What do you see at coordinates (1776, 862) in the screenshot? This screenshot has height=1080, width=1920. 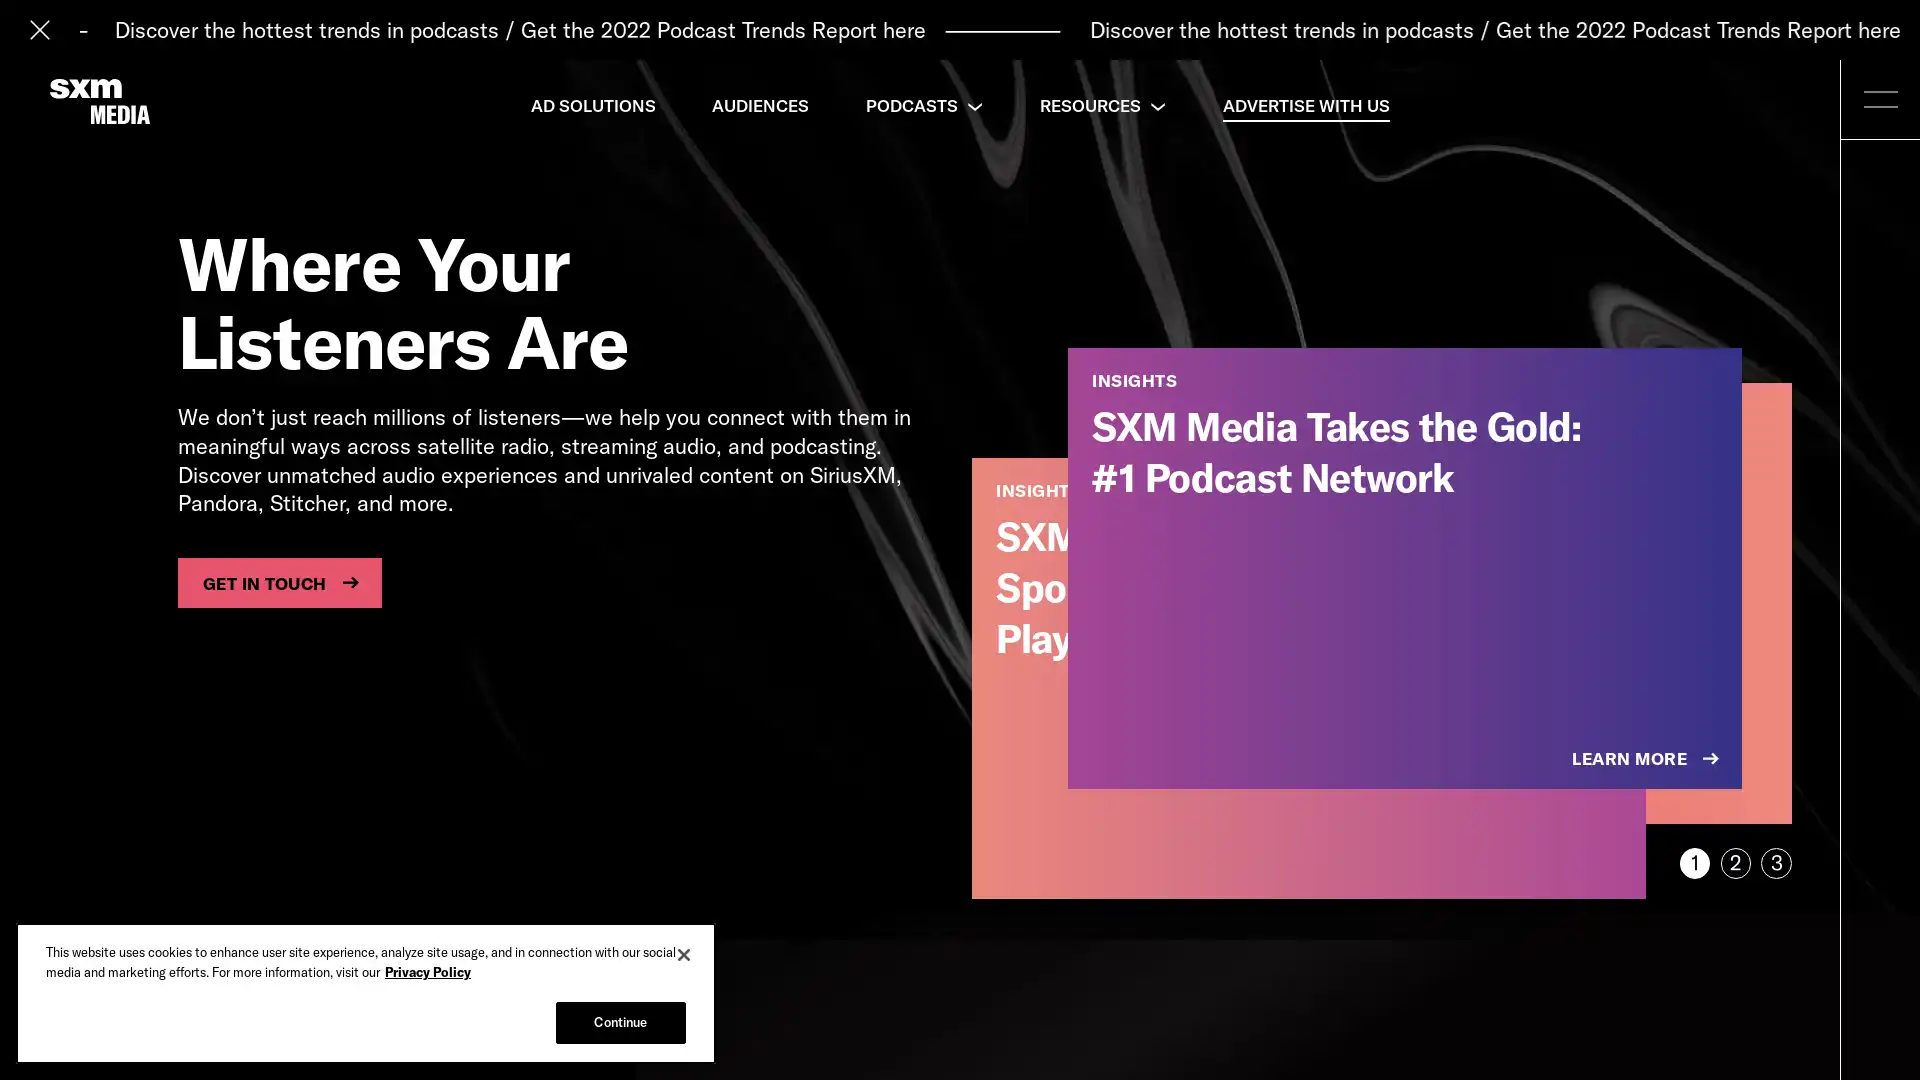 I see `3` at bounding box center [1776, 862].